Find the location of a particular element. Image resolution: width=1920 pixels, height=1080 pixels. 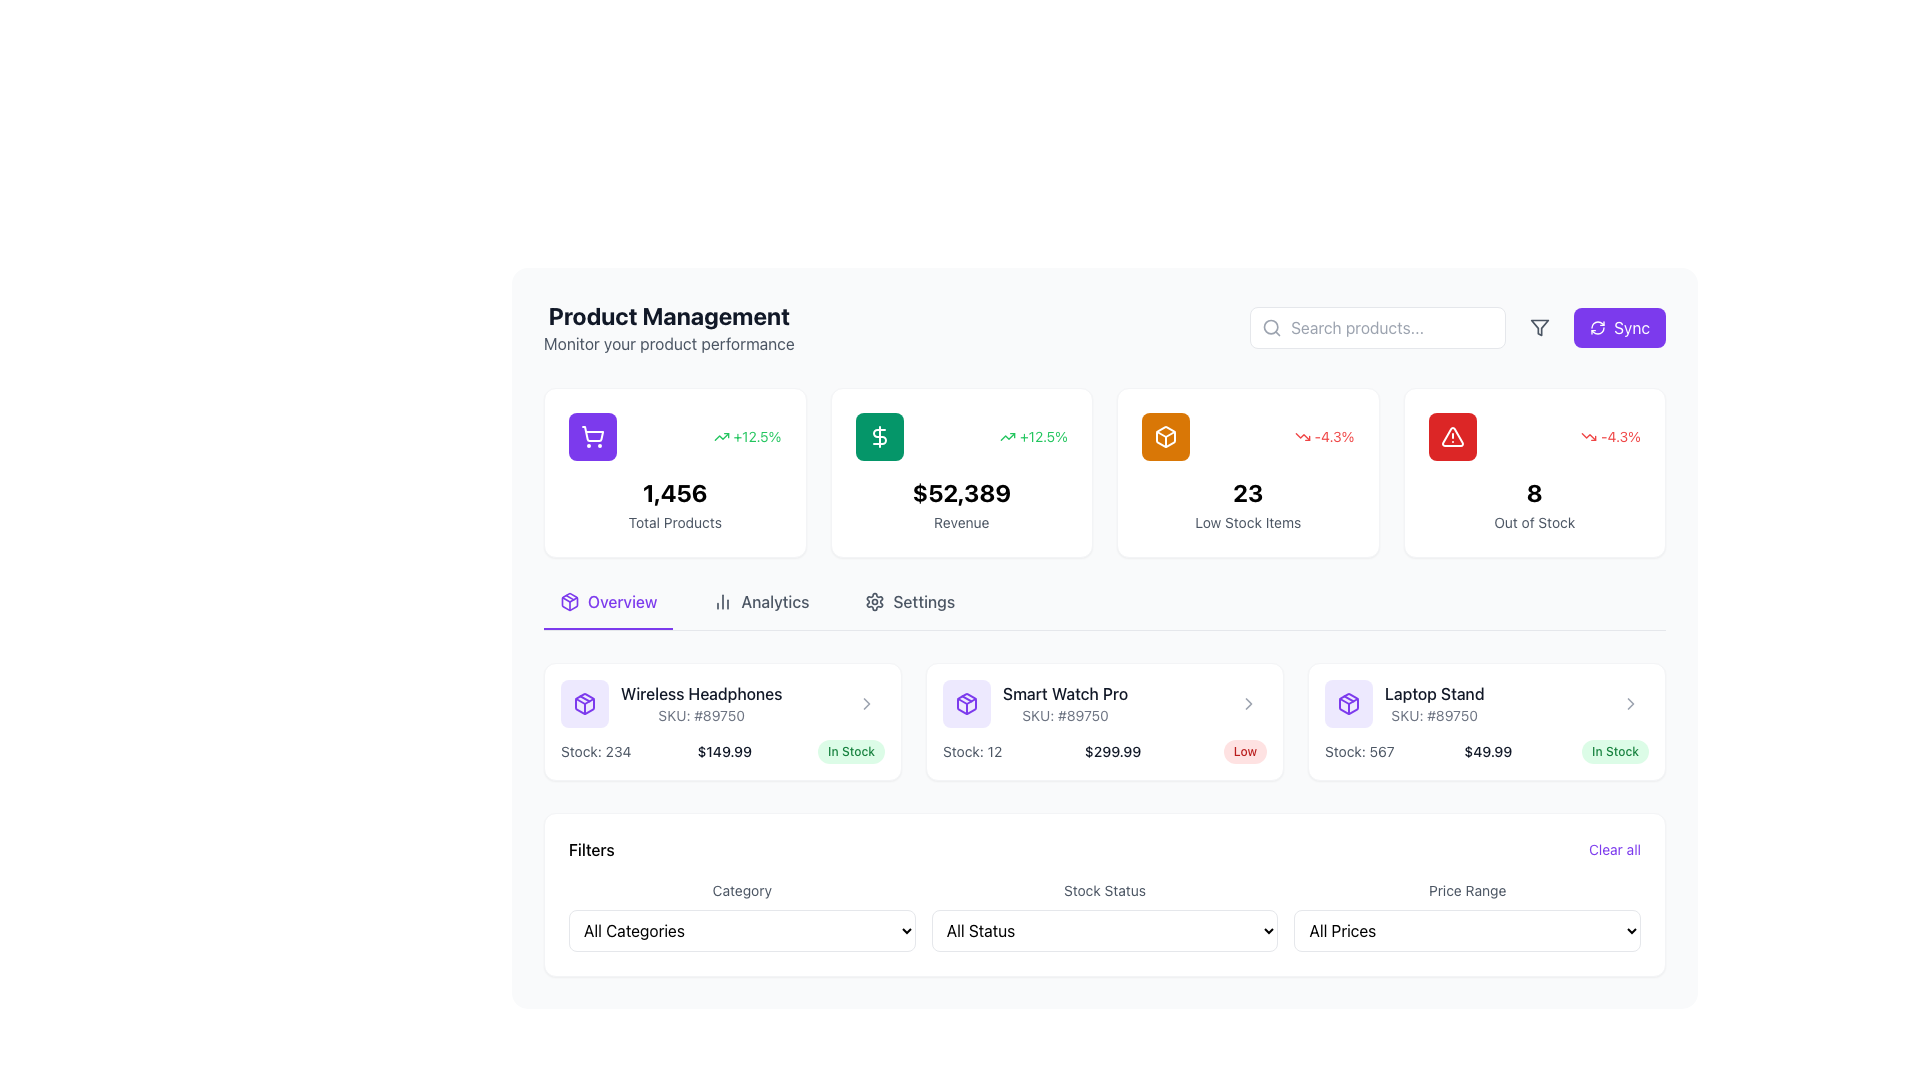

the Chevron icon for navigation located at the right edge of the 'Wireless Headphones' card is located at coordinates (867, 703).